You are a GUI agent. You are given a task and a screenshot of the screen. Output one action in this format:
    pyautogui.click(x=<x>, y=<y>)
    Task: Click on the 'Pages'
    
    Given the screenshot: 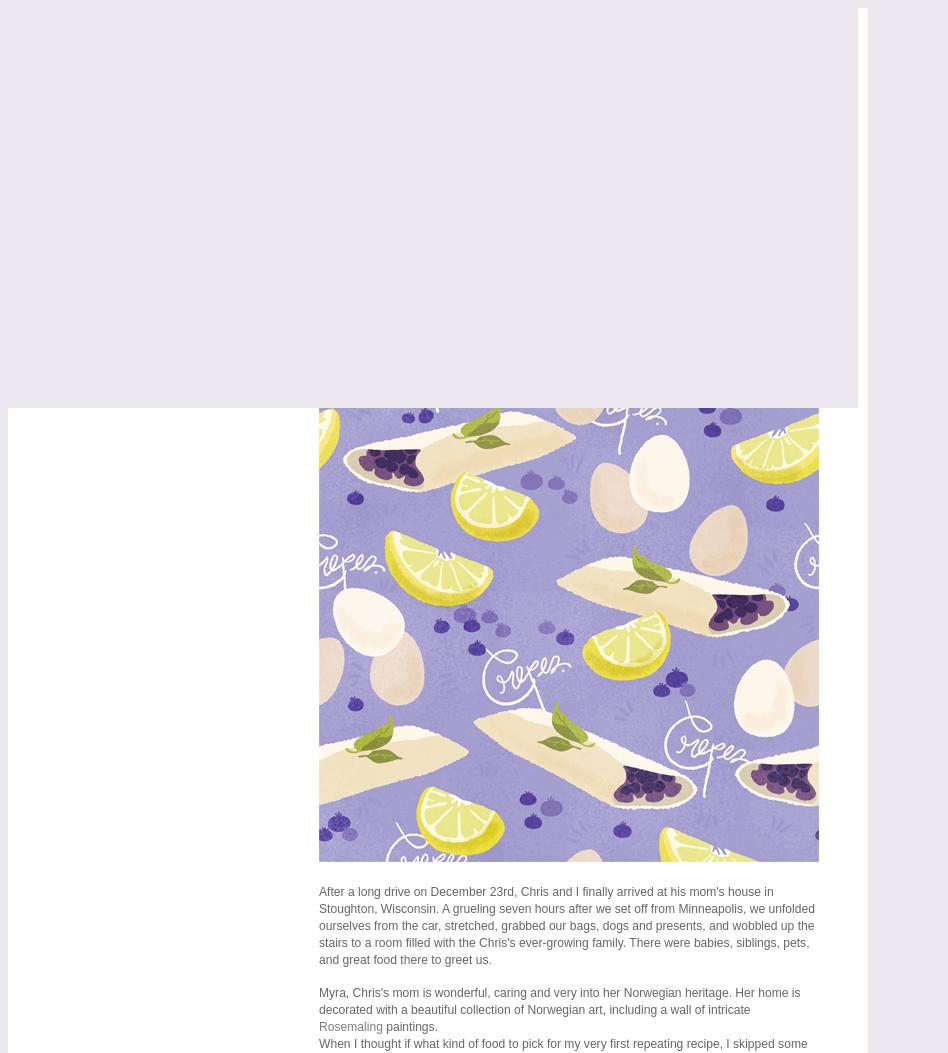 What is the action you would take?
    pyautogui.click(x=47, y=158)
    